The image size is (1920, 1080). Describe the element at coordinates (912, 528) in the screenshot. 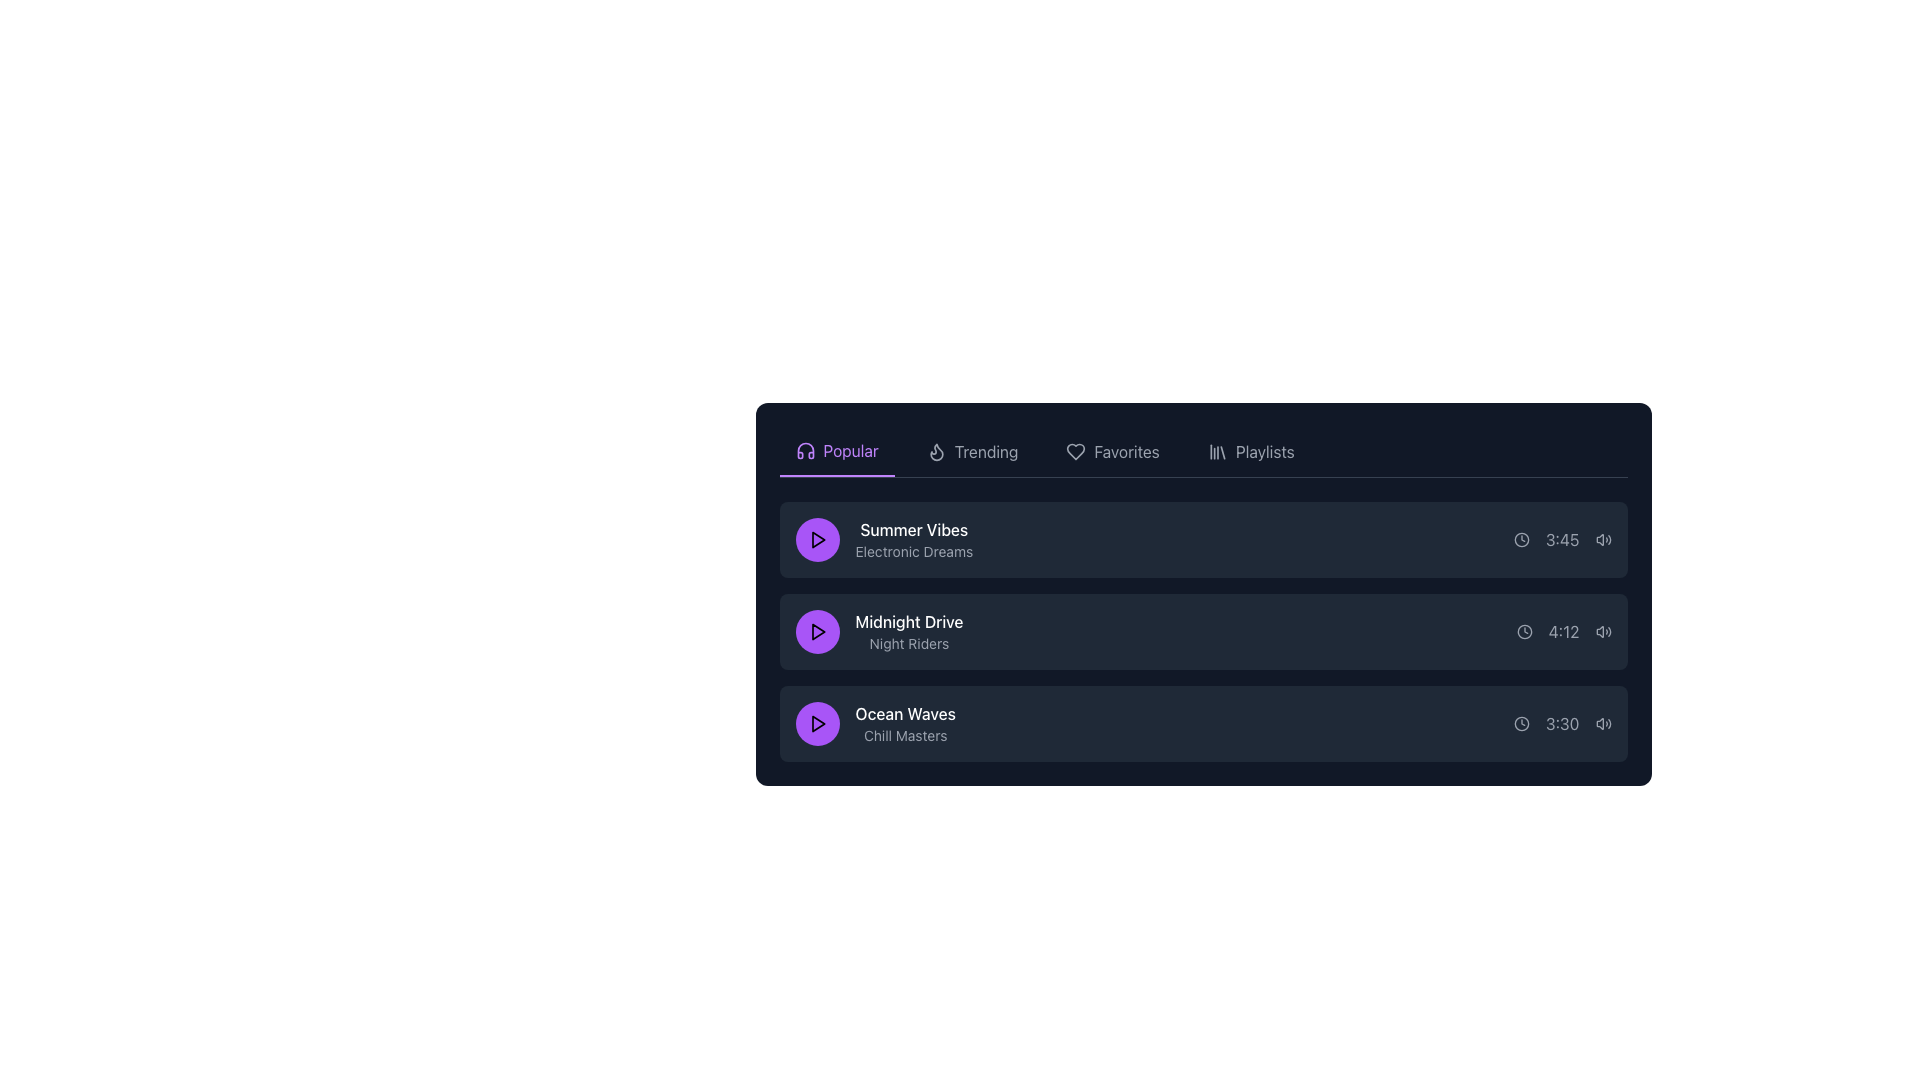

I see `the text label displaying the title of the playlist item, which is located in the first list item of a vertically-aligned playlist, next to the round play button with a purple triangle` at that location.